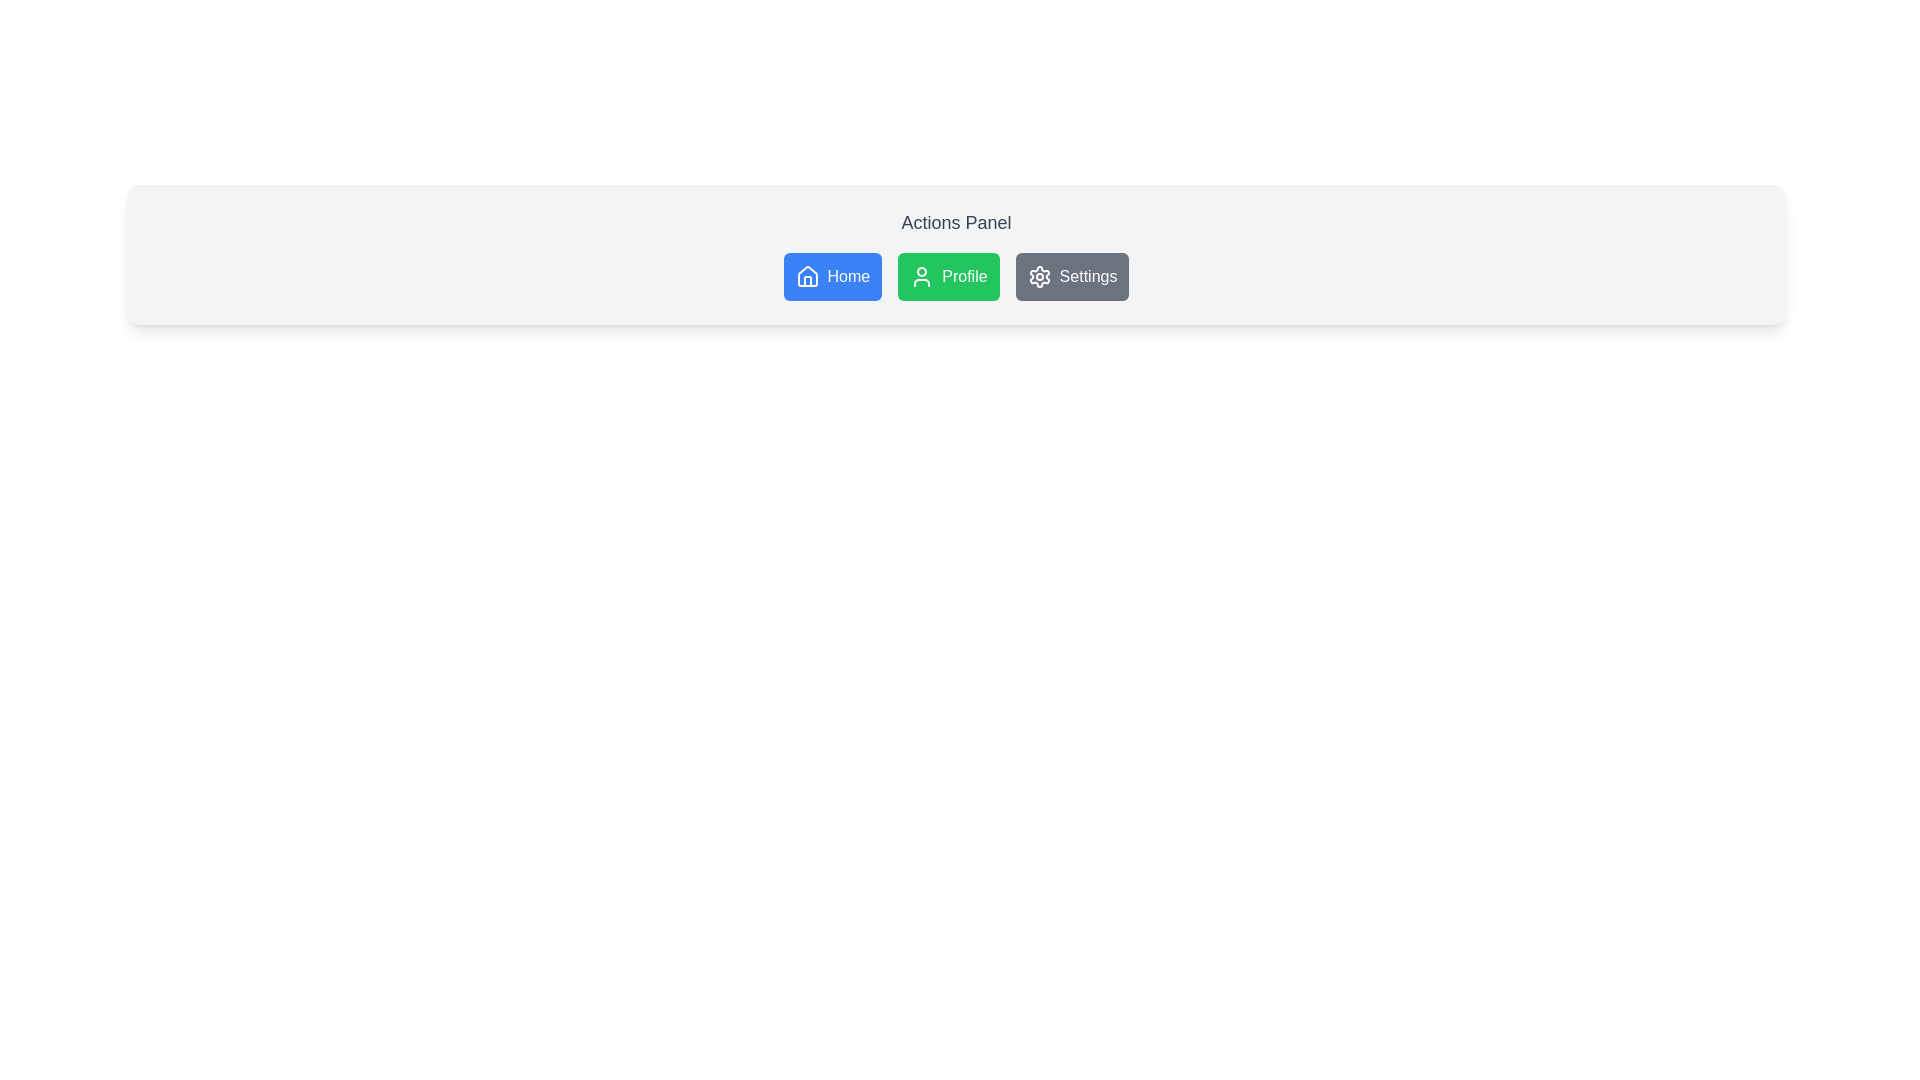  I want to click on the settings icon, which is a mechanical gear with a circular design and cog-like edges, located to the left of the 'Settings' text, so click(1039, 277).